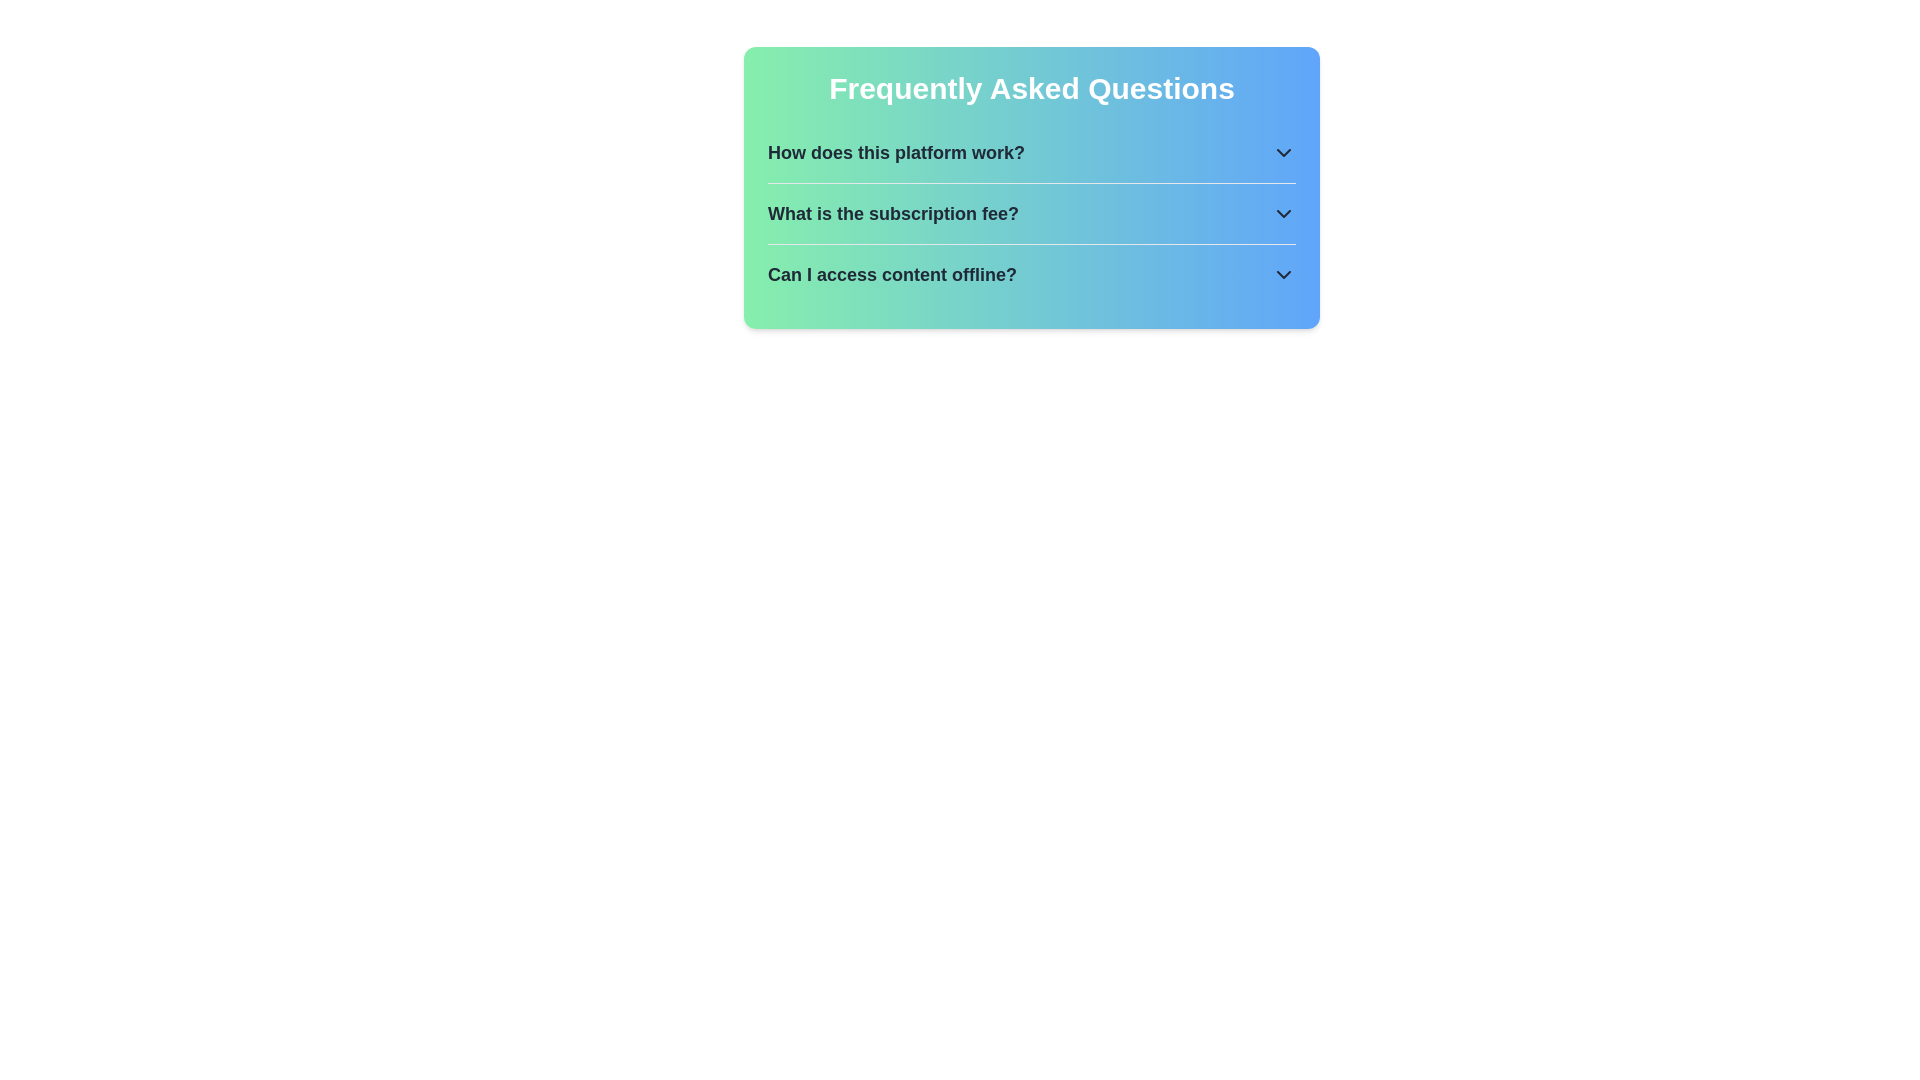 The width and height of the screenshot is (1920, 1080). Describe the element at coordinates (1283, 213) in the screenshot. I see `the downward-pointing chevron icon located to the right of the text 'What is the subscription fee?'` at that location.